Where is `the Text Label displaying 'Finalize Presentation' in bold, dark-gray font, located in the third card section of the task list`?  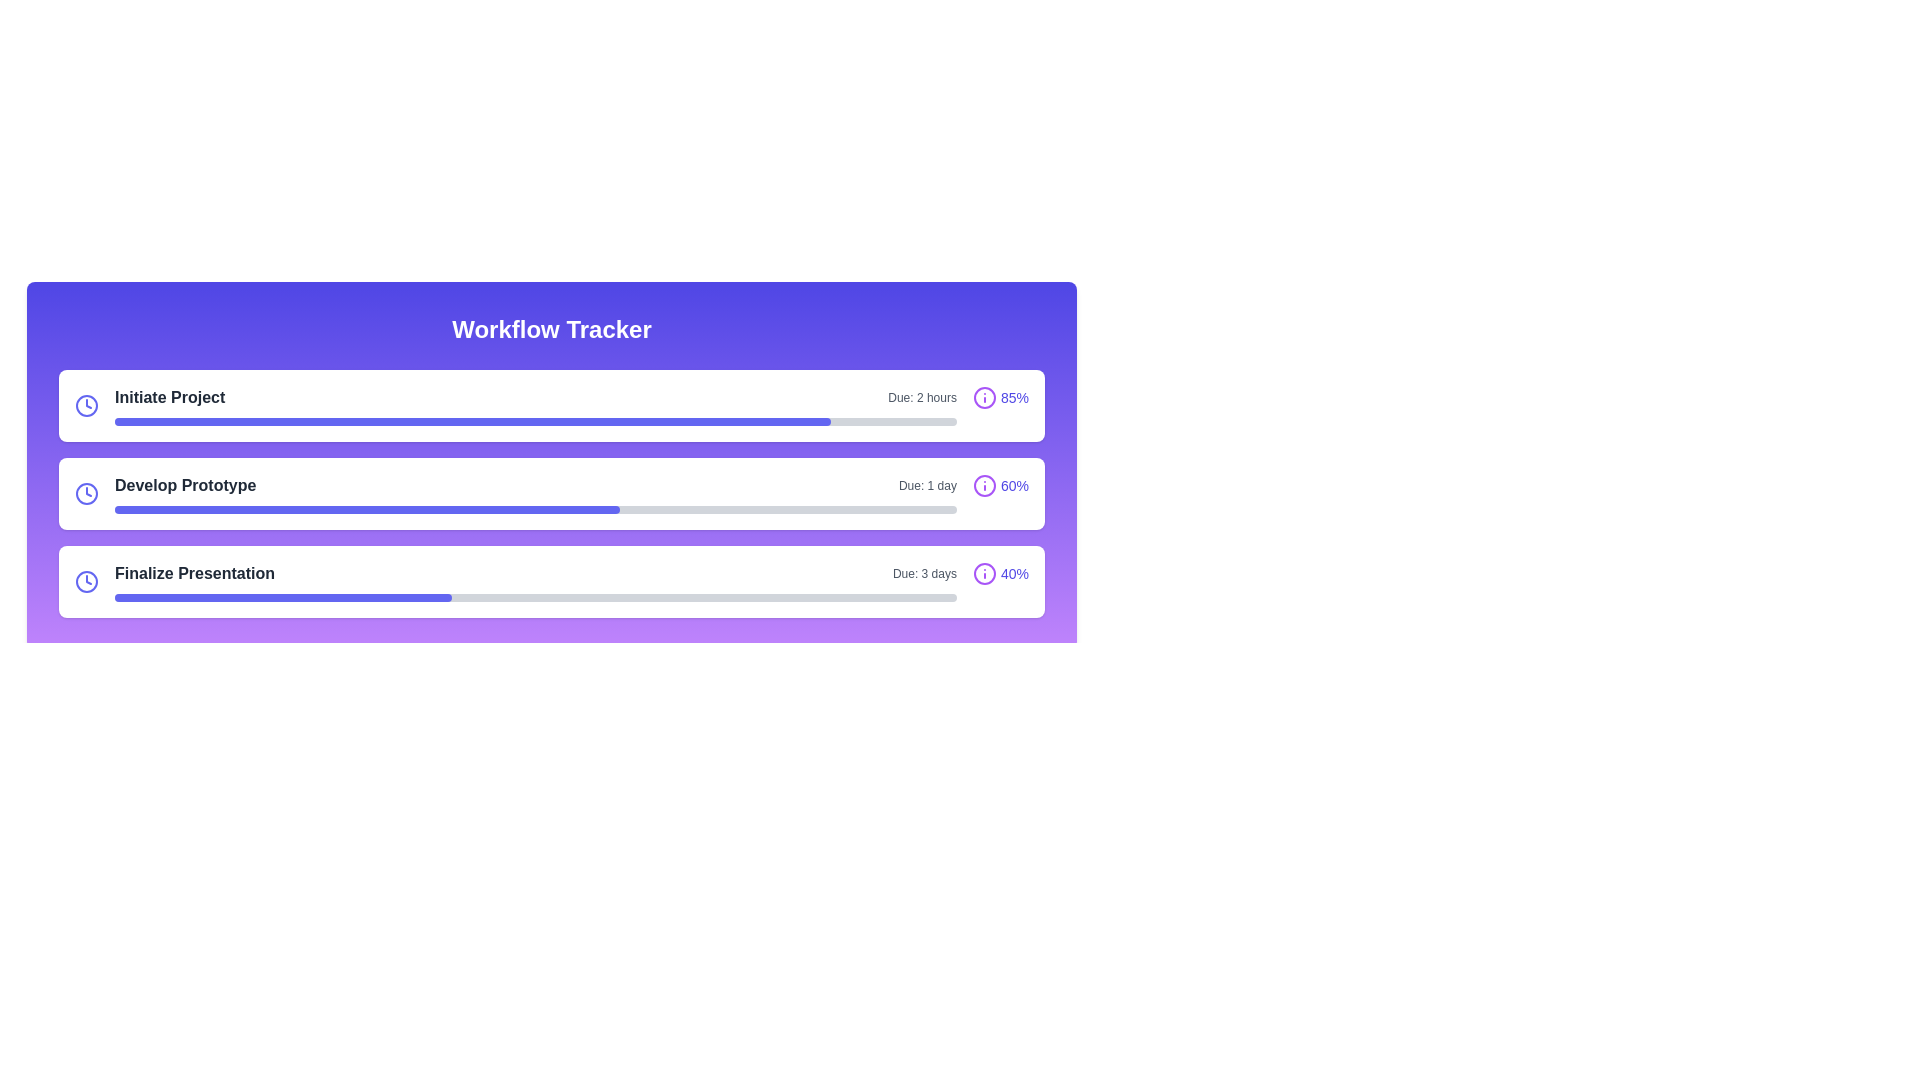
the Text Label displaying 'Finalize Presentation' in bold, dark-gray font, located in the third card section of the task list is located at coordinates (195, 574).